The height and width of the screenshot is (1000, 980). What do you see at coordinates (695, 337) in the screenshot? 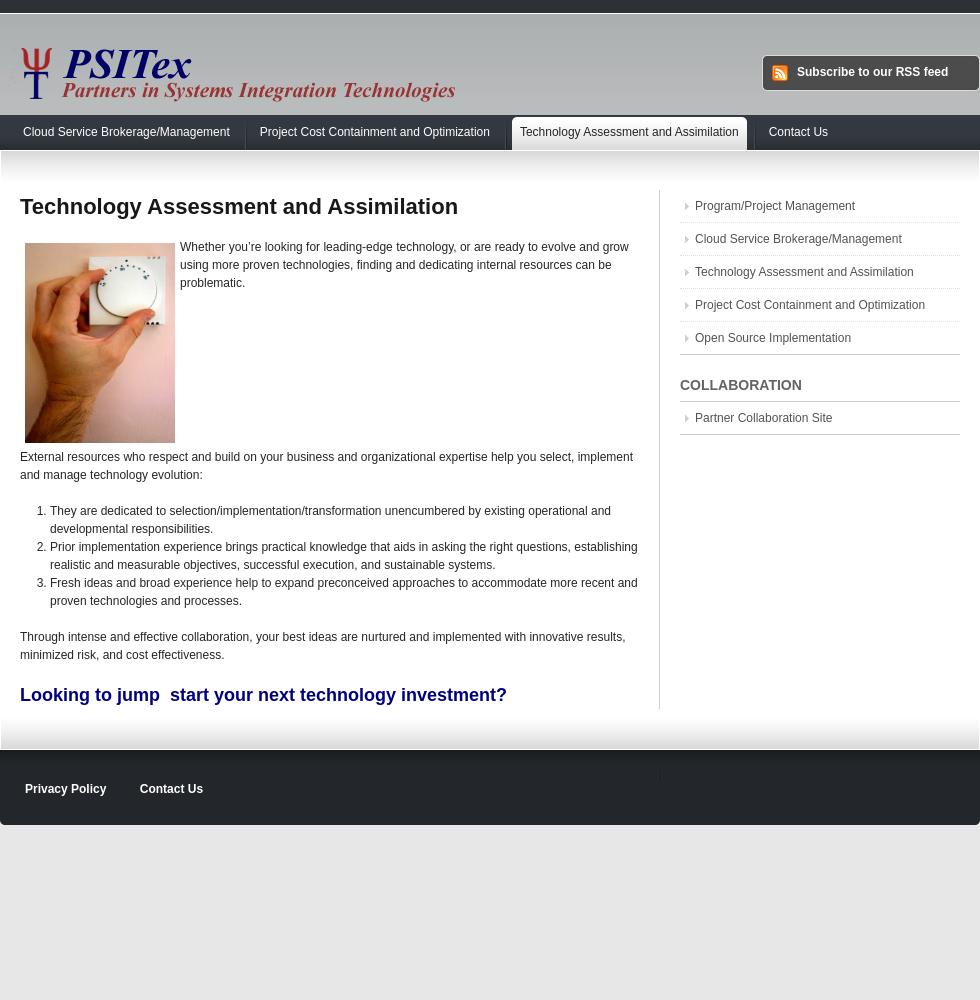
I see `'Open Source Implementation'` at bounding box center [695, 337].